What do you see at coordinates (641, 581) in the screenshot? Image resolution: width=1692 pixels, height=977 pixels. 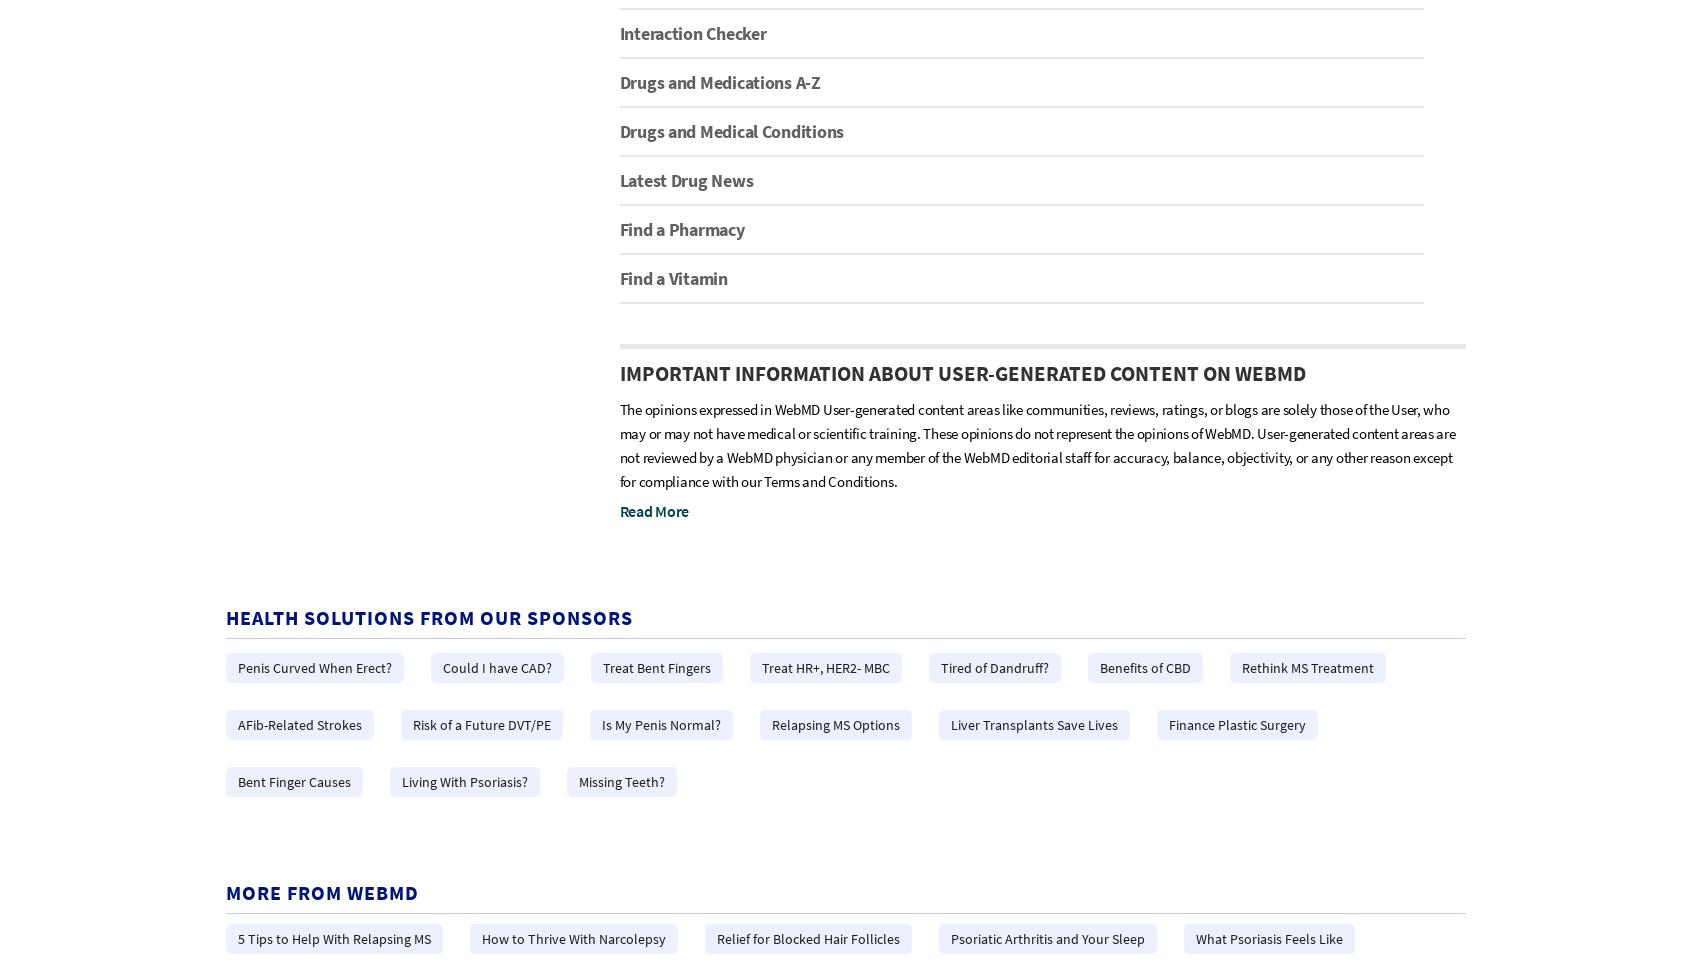 I see `'and'` at bounding box center [641, 581].